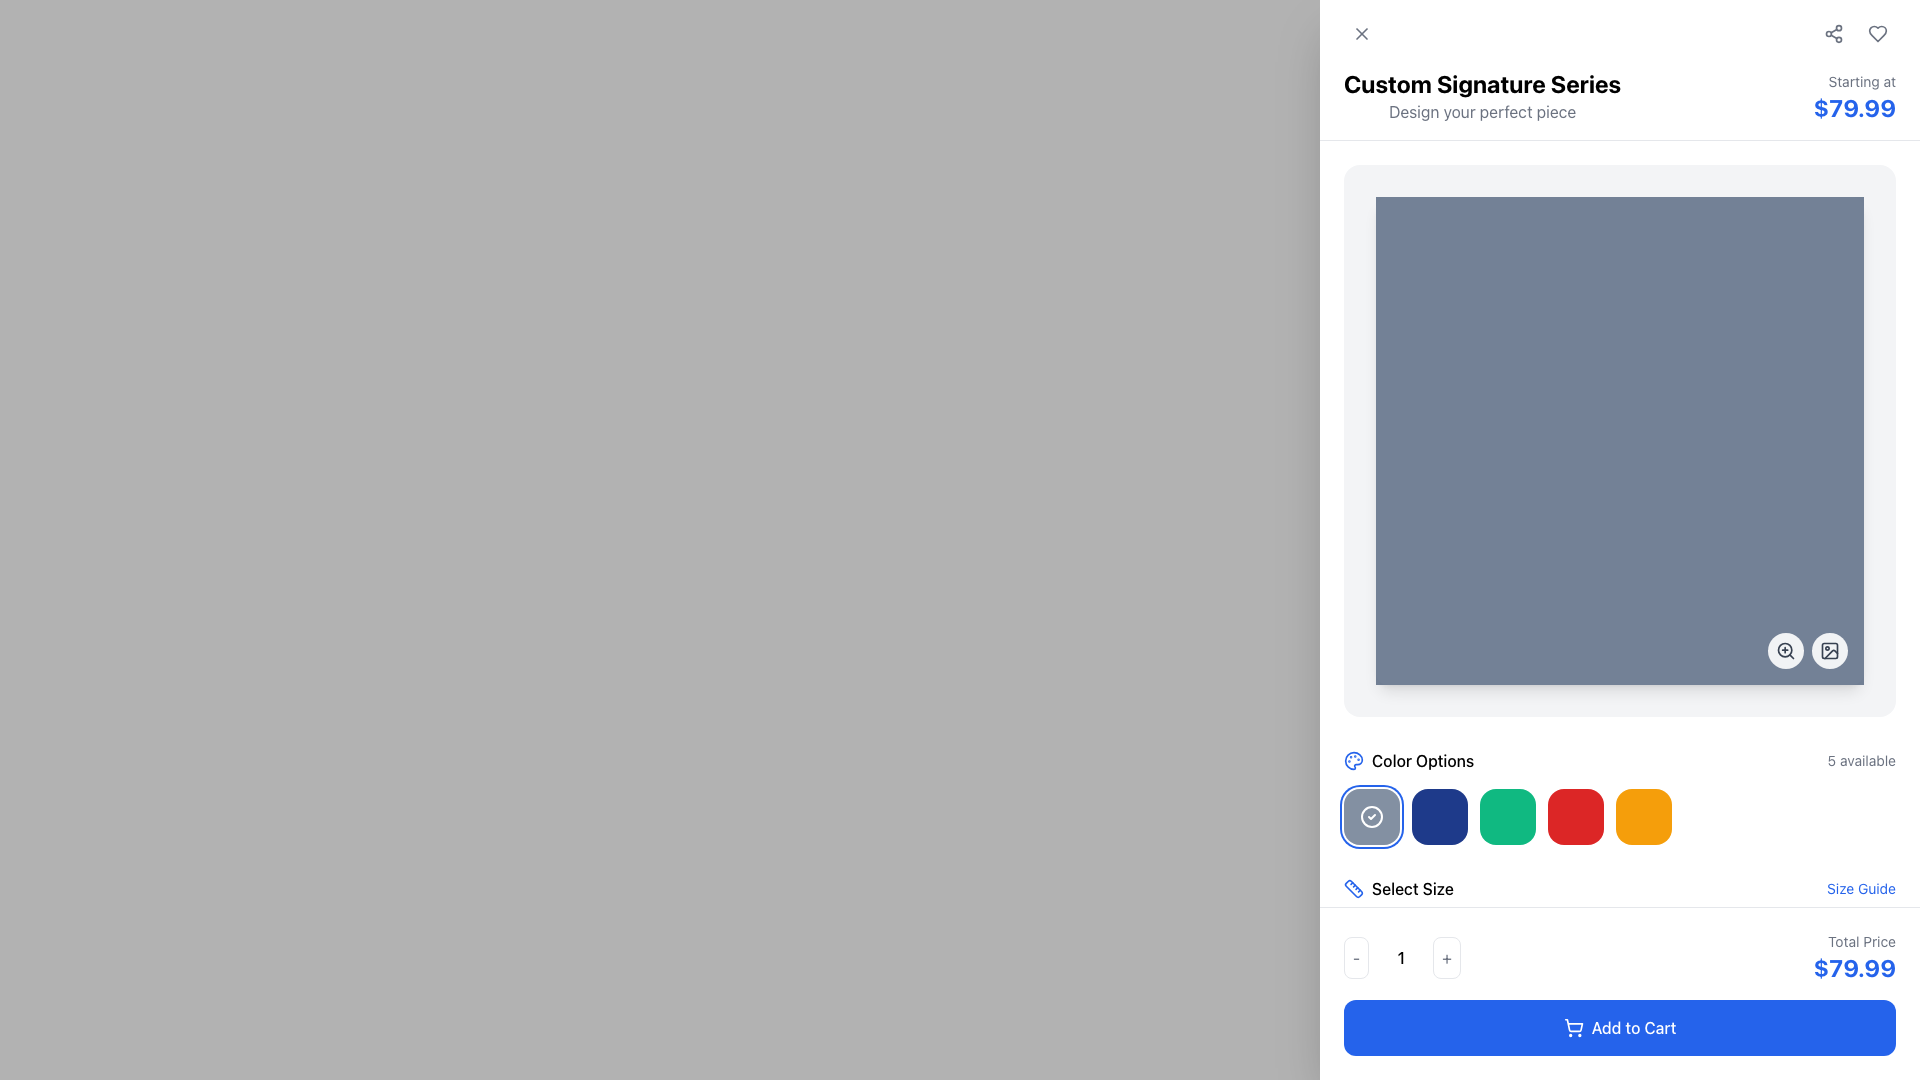  What do you see at coordinates (1507, 817) in the screenshot?
I see `the emerald green button labeled 'Emerald', which is the third button in a row of five color selection buttons` at bounding box center [1507, 817].